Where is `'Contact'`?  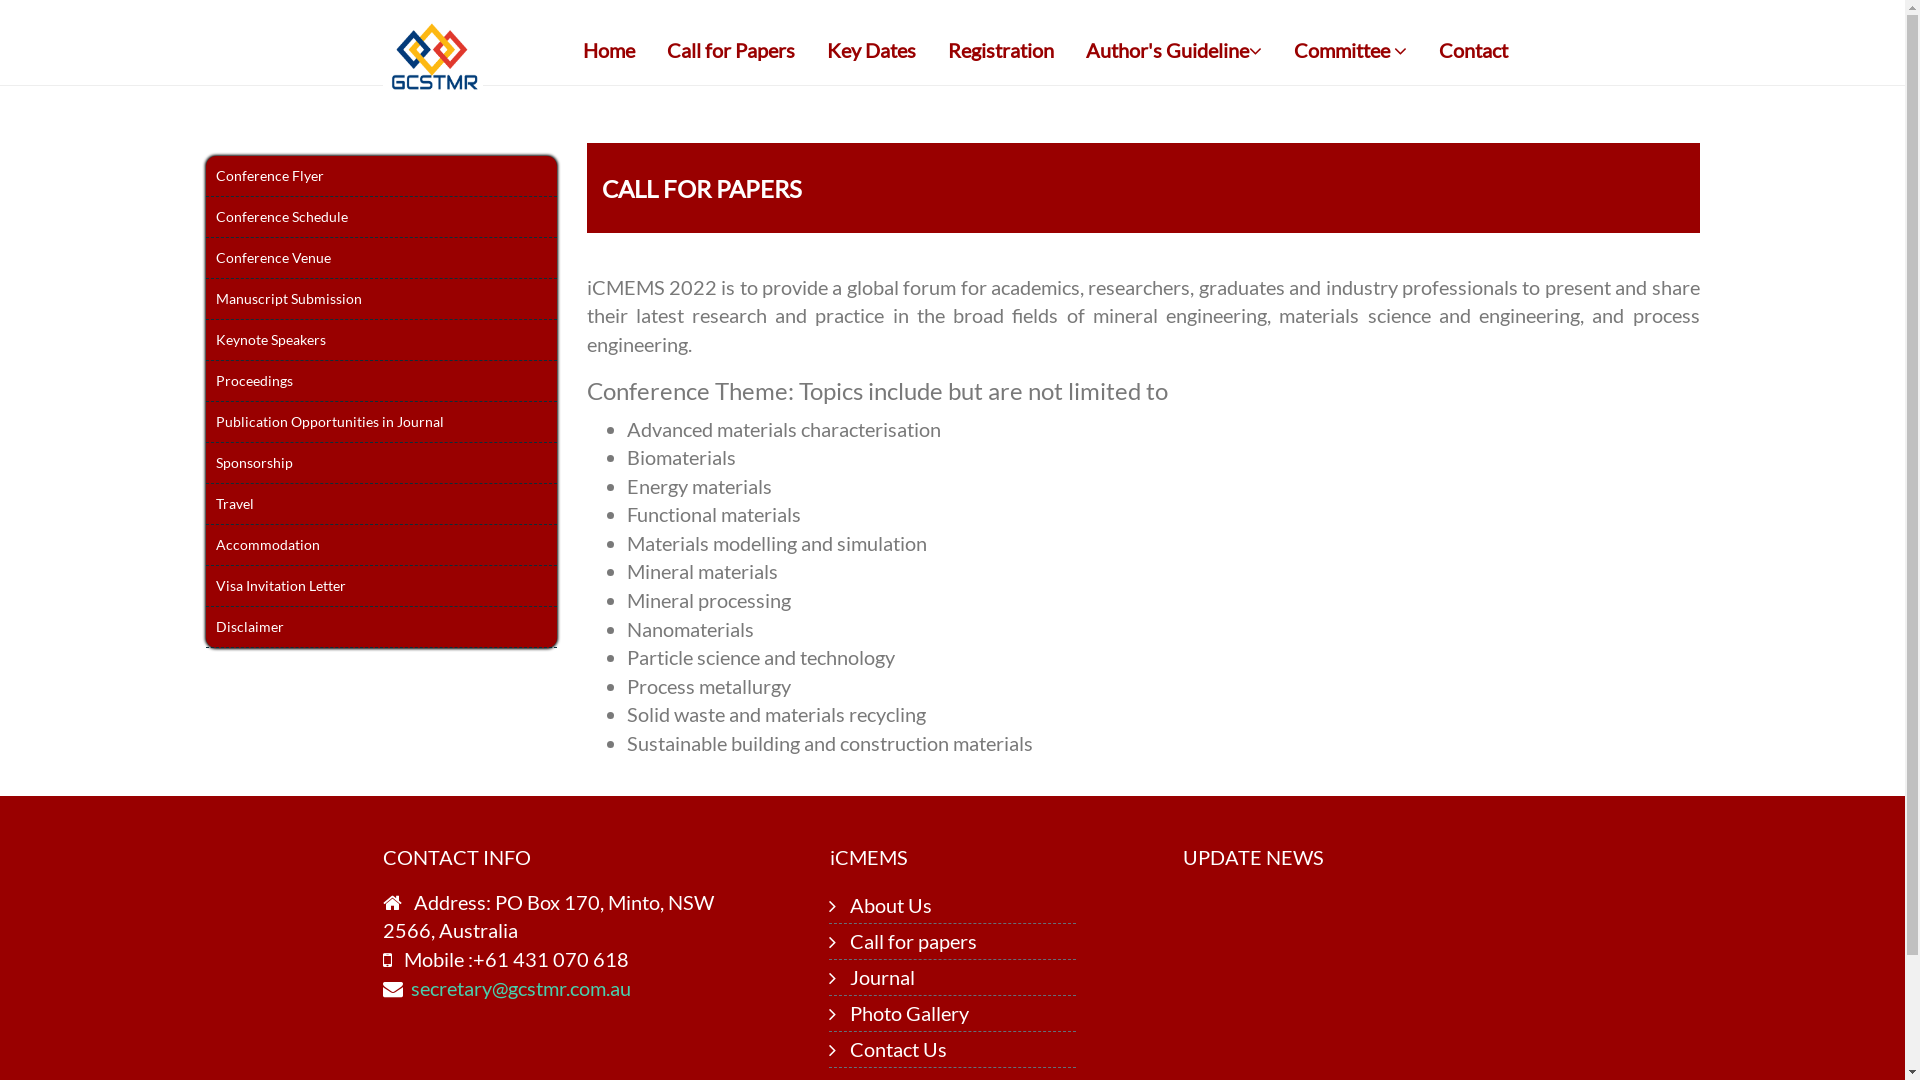 'Contact' is located at coordinates (1473, 49).